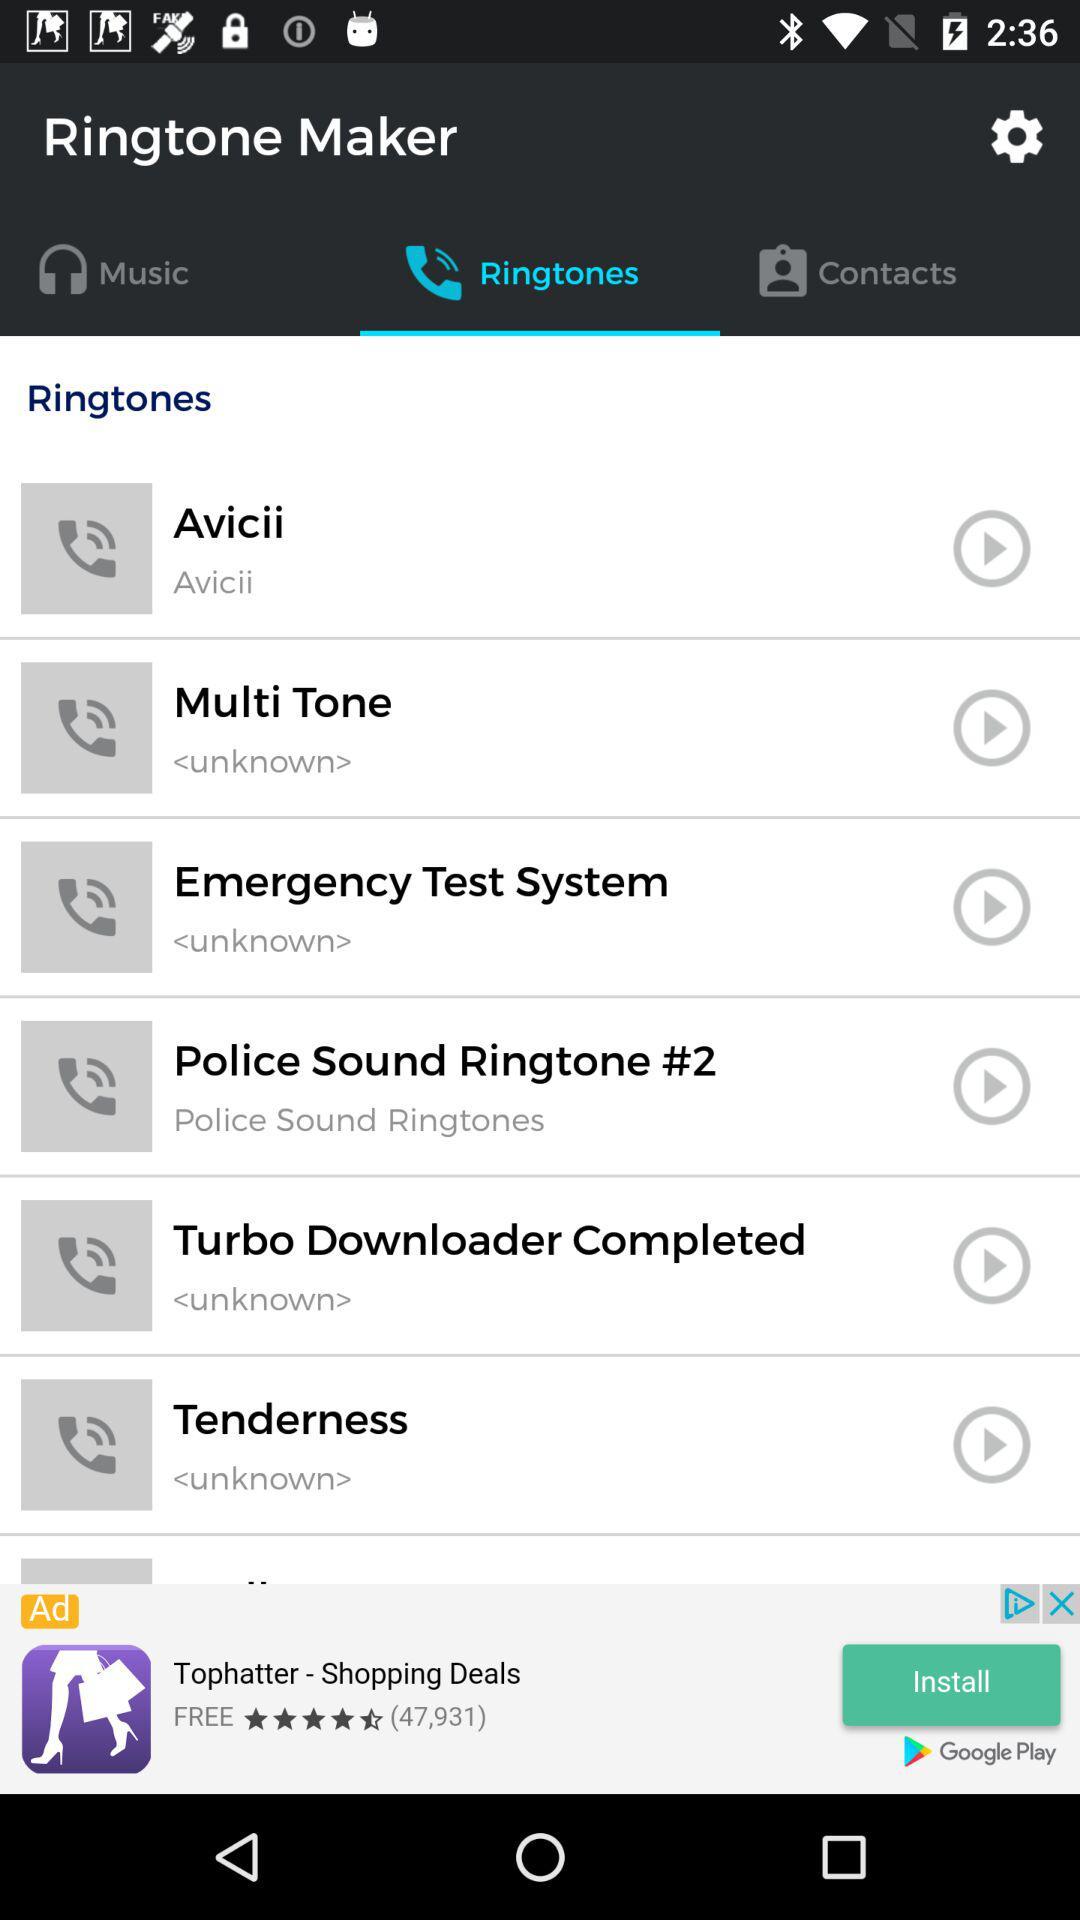  I want to click on page, so click(991, 726).